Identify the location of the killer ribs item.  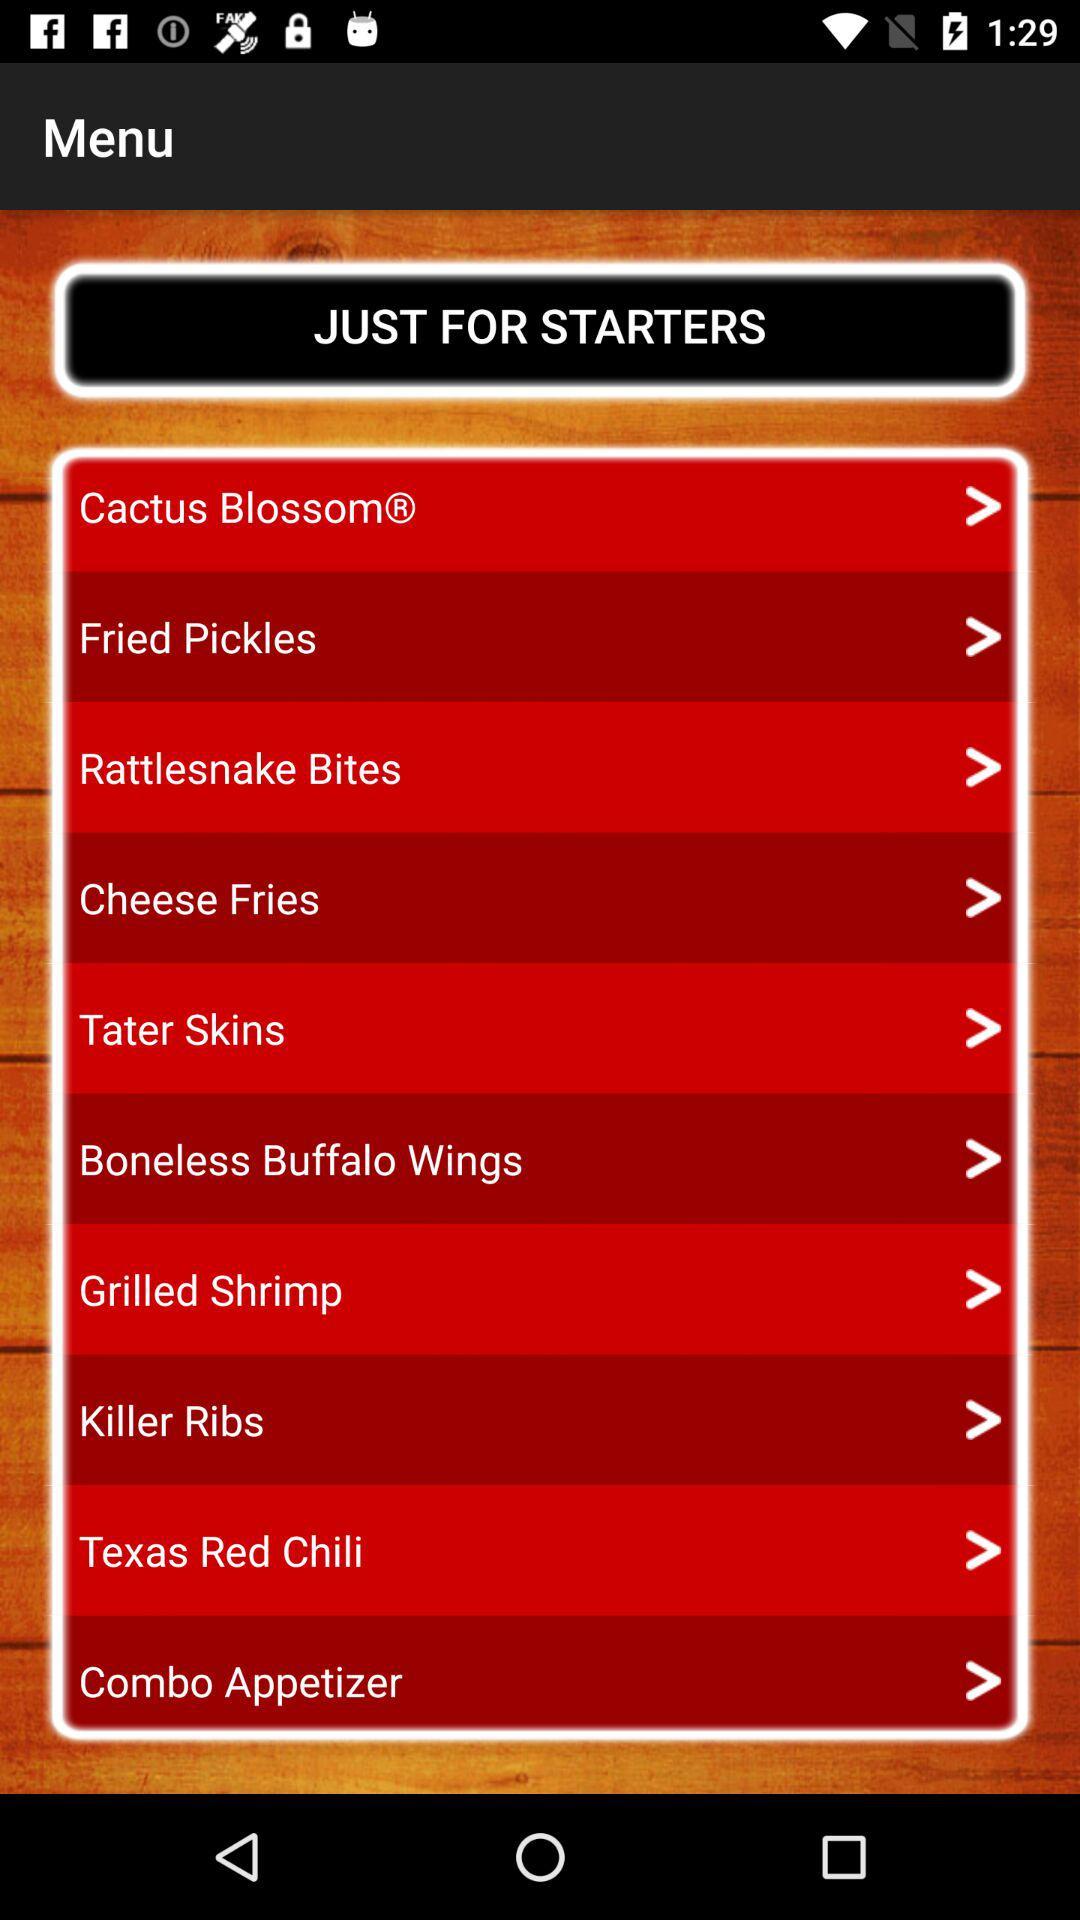
(152, 1419).